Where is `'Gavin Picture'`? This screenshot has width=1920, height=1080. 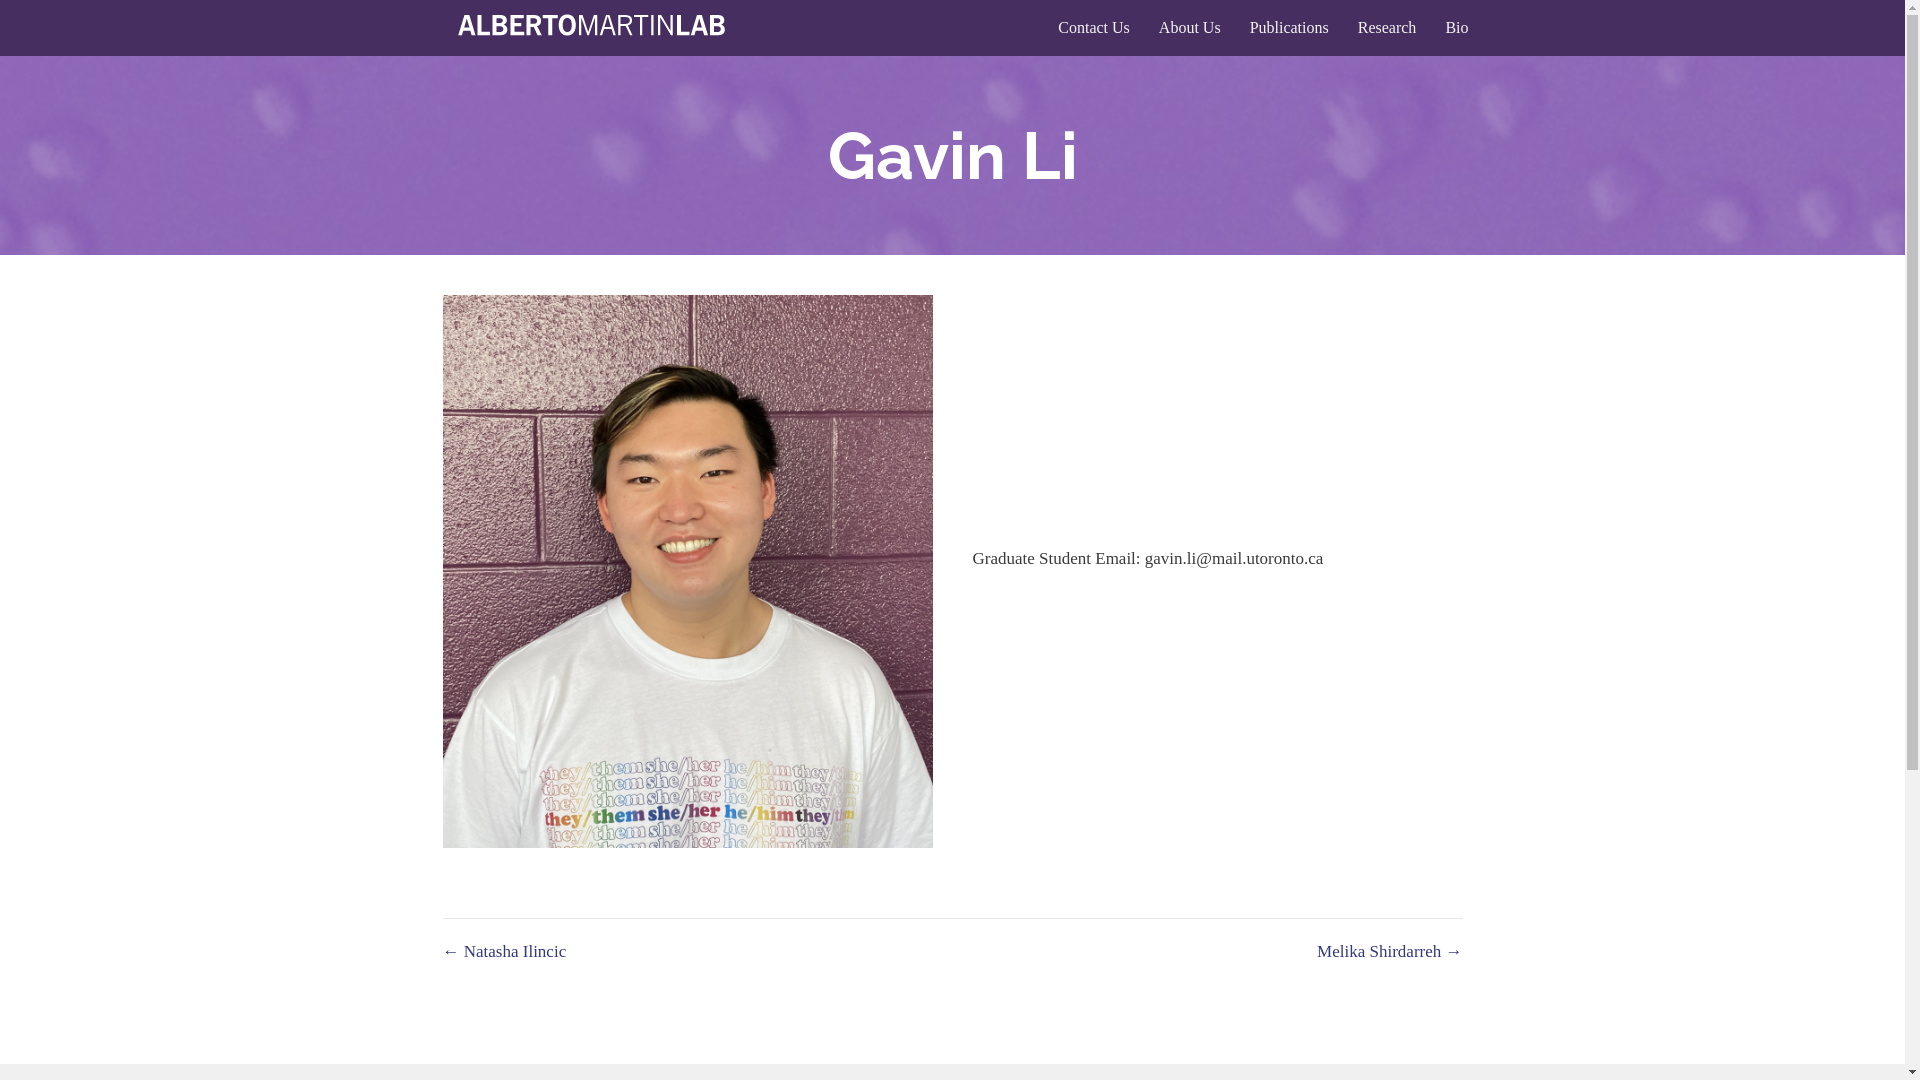
'Gavin Picture' is located at coordinates (686, 571).